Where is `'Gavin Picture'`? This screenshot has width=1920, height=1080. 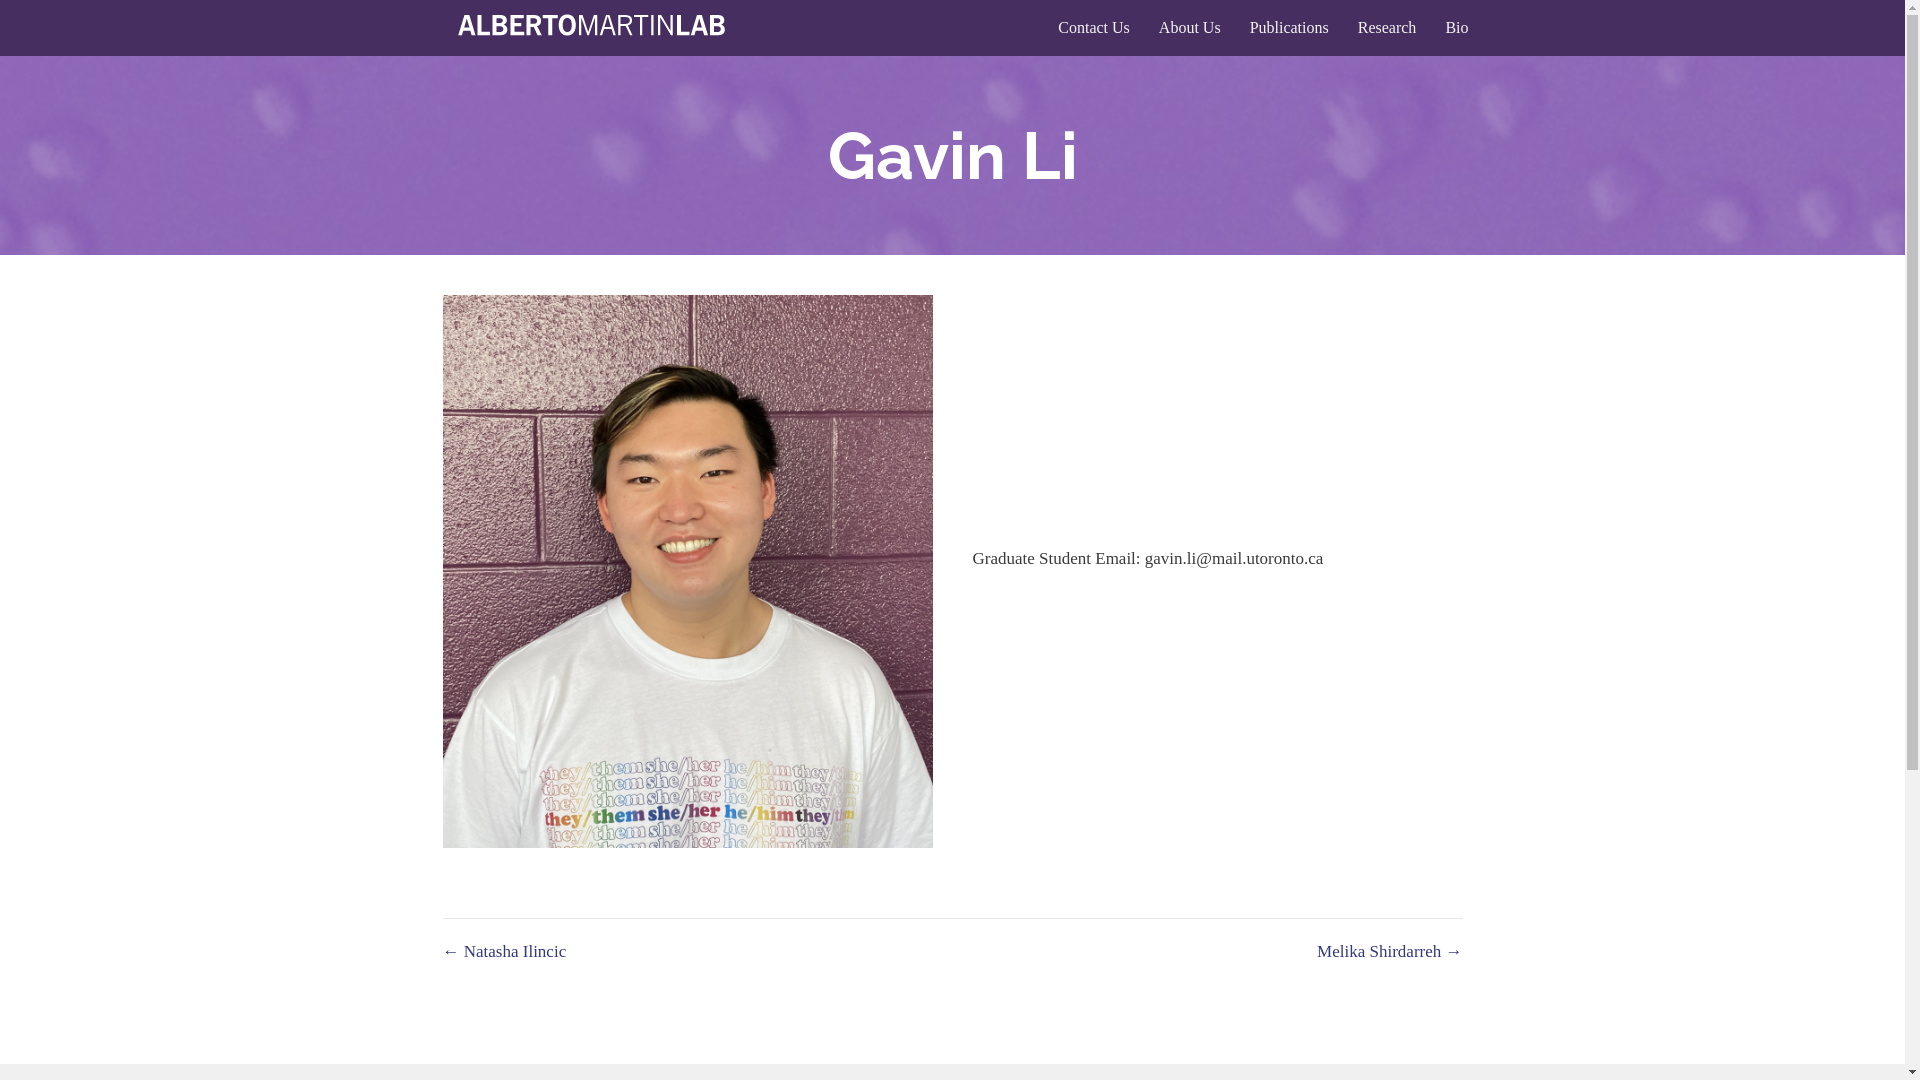
'Gavin Picture' is located at coordinates (686, 571).